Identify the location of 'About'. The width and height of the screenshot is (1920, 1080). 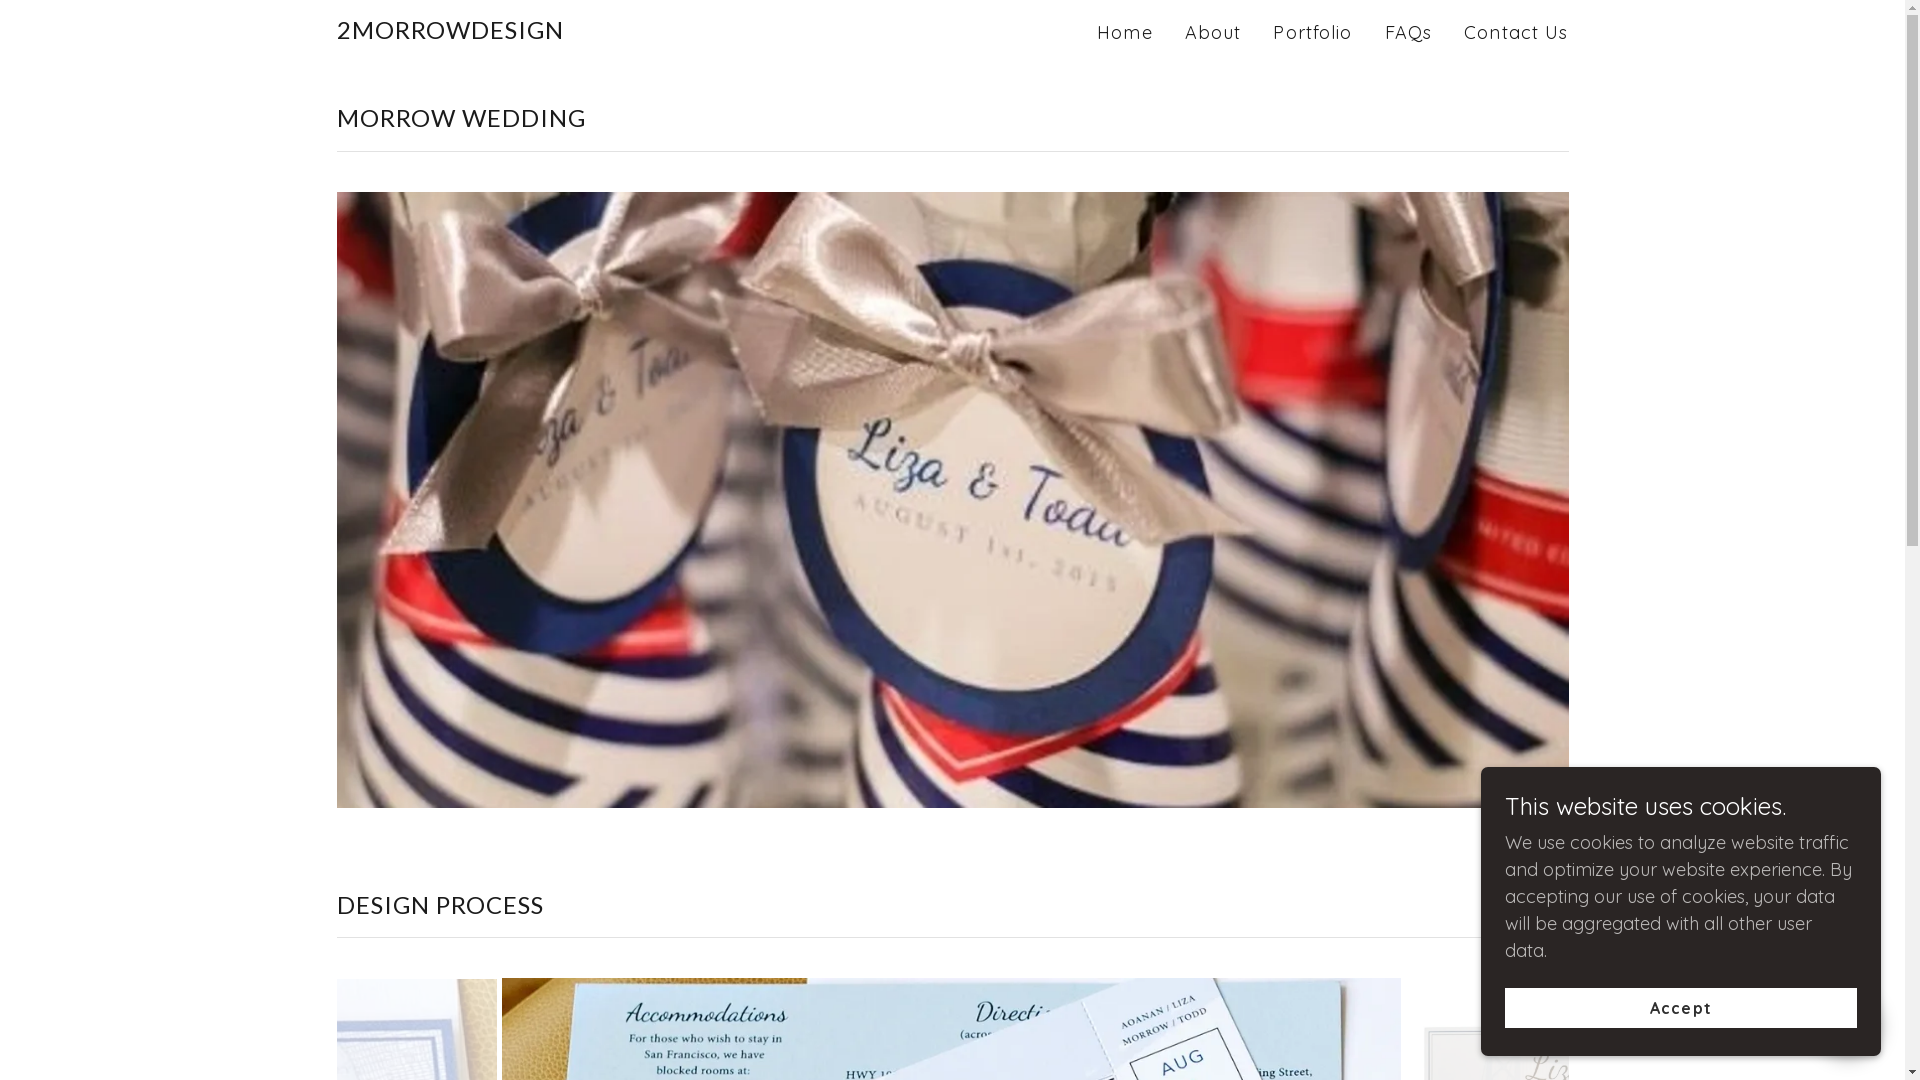
(1212, 33).